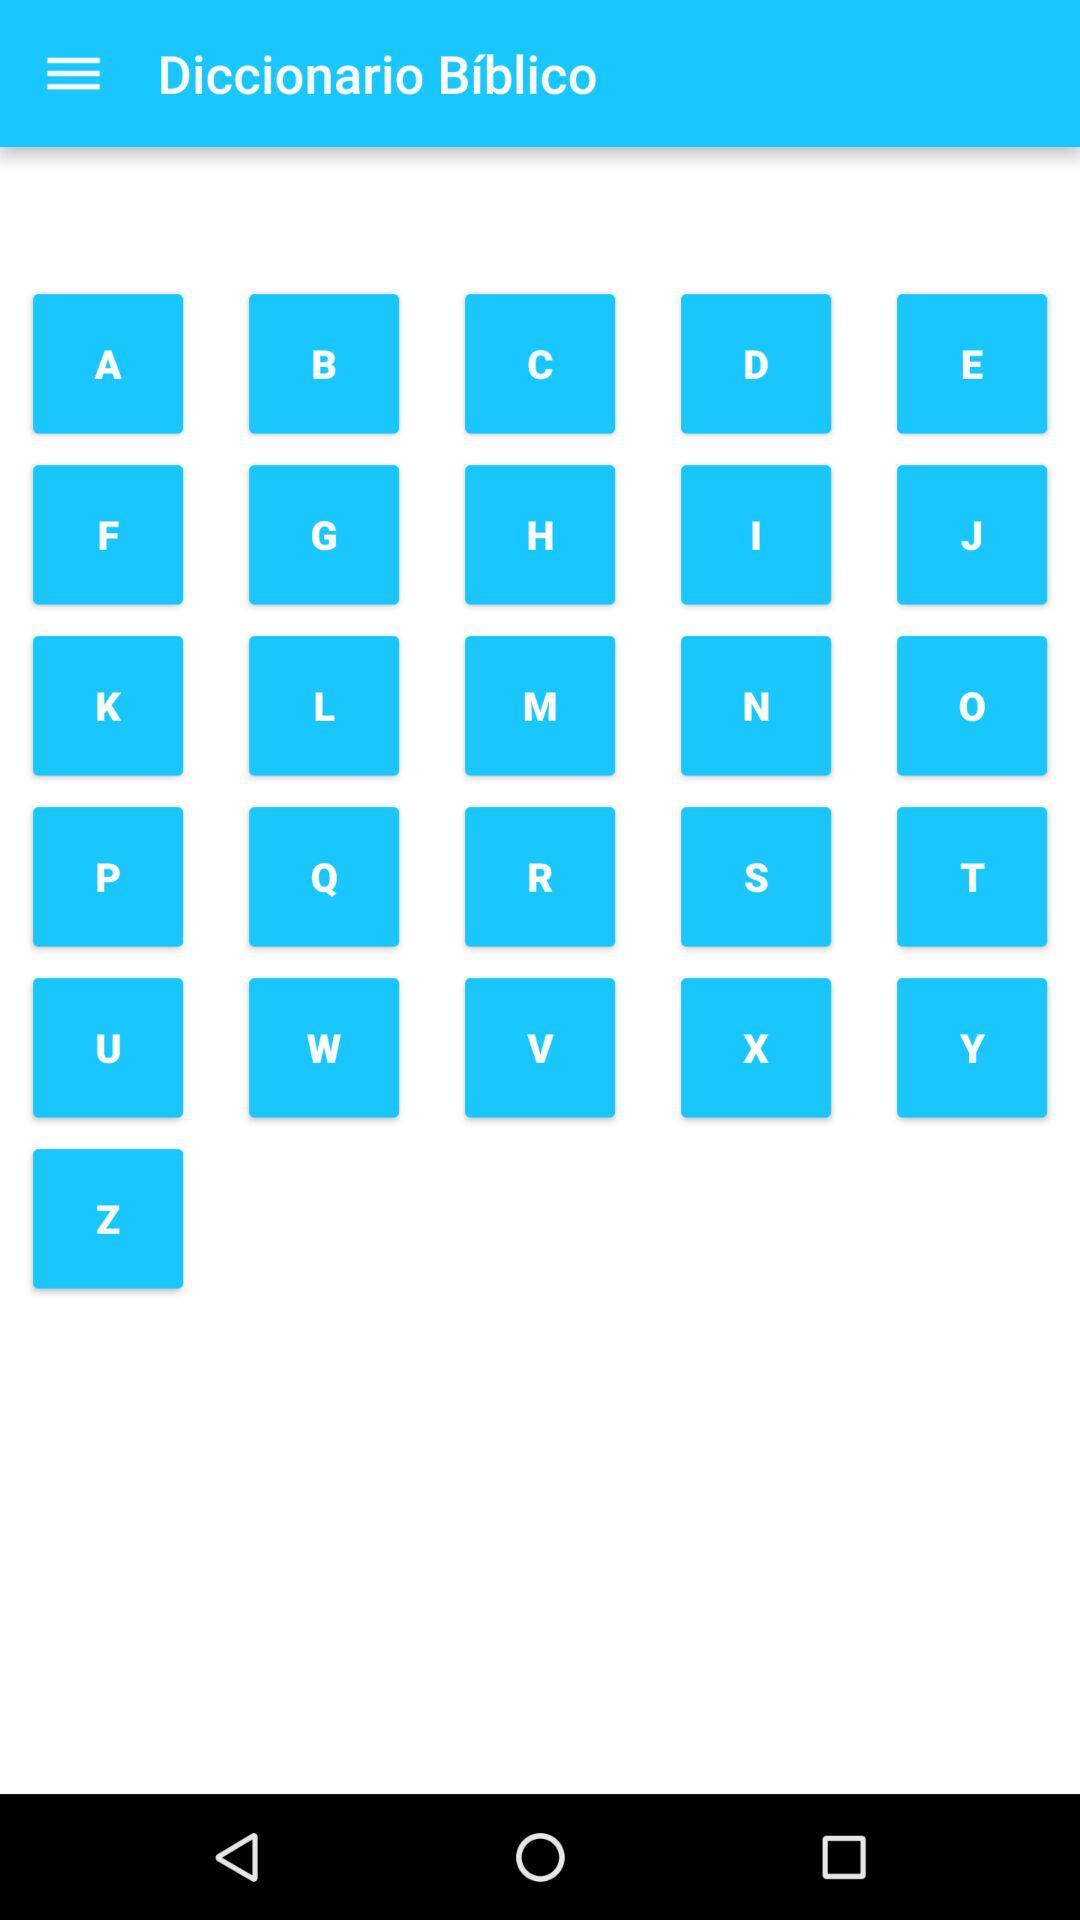 The height and width of the screenshot is (1920, 1080). Describe the element at coordinates (971, 876) in the screenshot. I see `icon below o item` at that location.